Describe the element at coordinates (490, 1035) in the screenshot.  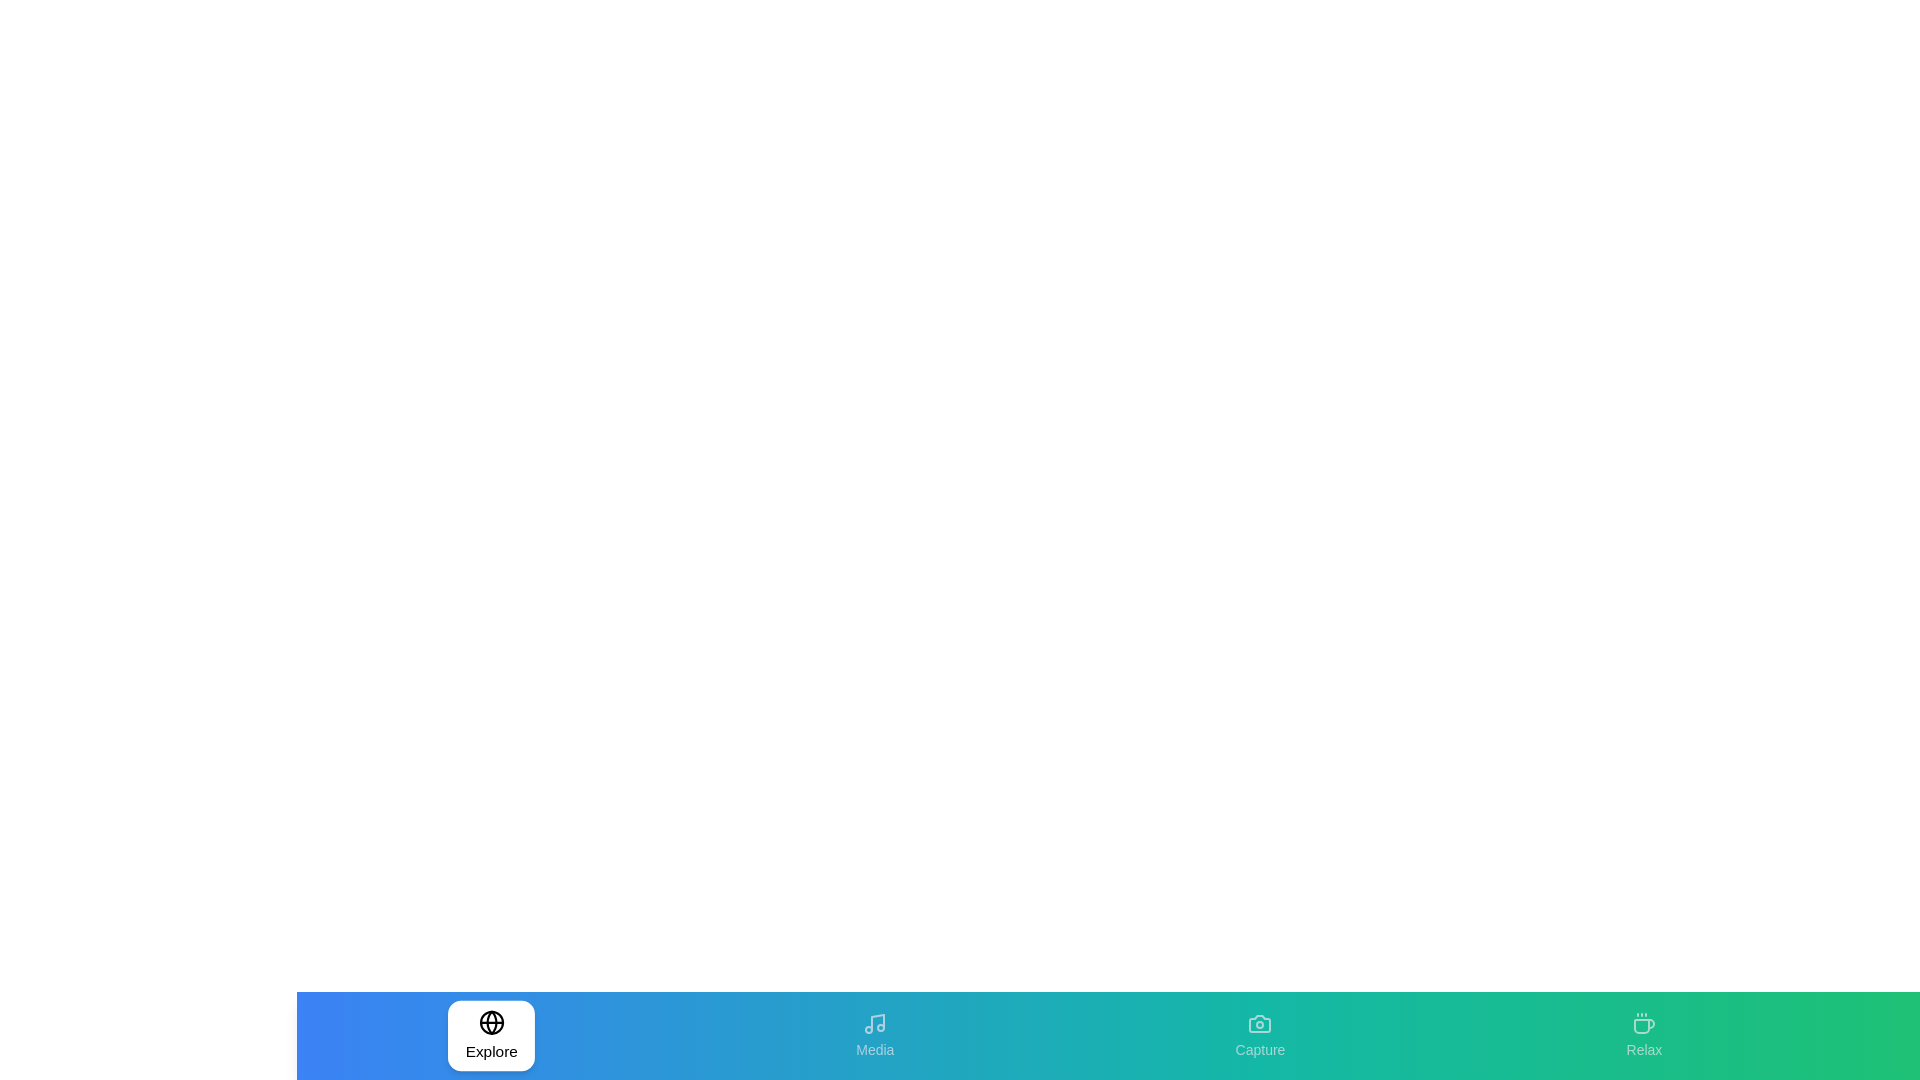
I see `the Explore tab to observe its visual feedback` at that location.